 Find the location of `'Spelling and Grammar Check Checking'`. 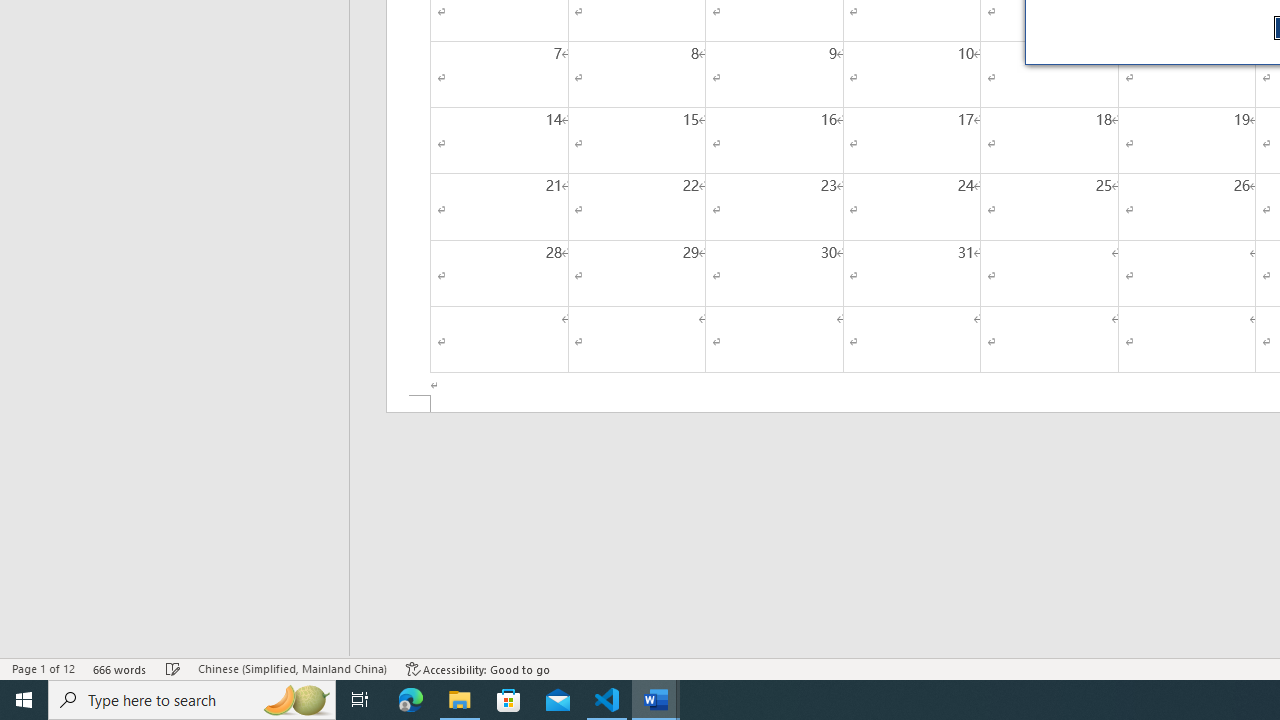

'Spelling and Grammar Check Checking' is located at coordinates (173, 669).